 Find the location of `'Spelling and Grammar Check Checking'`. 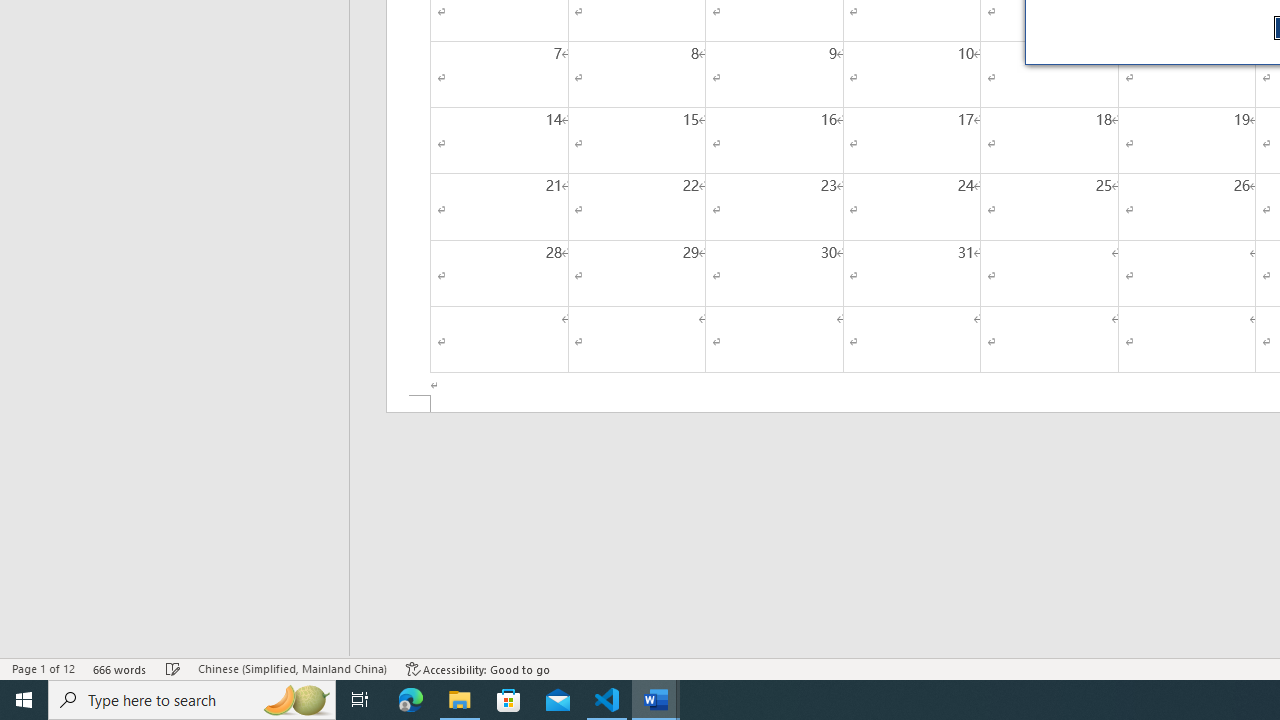

'Spelling and Grammar Check Checking' is located at coordinates (173, 669).